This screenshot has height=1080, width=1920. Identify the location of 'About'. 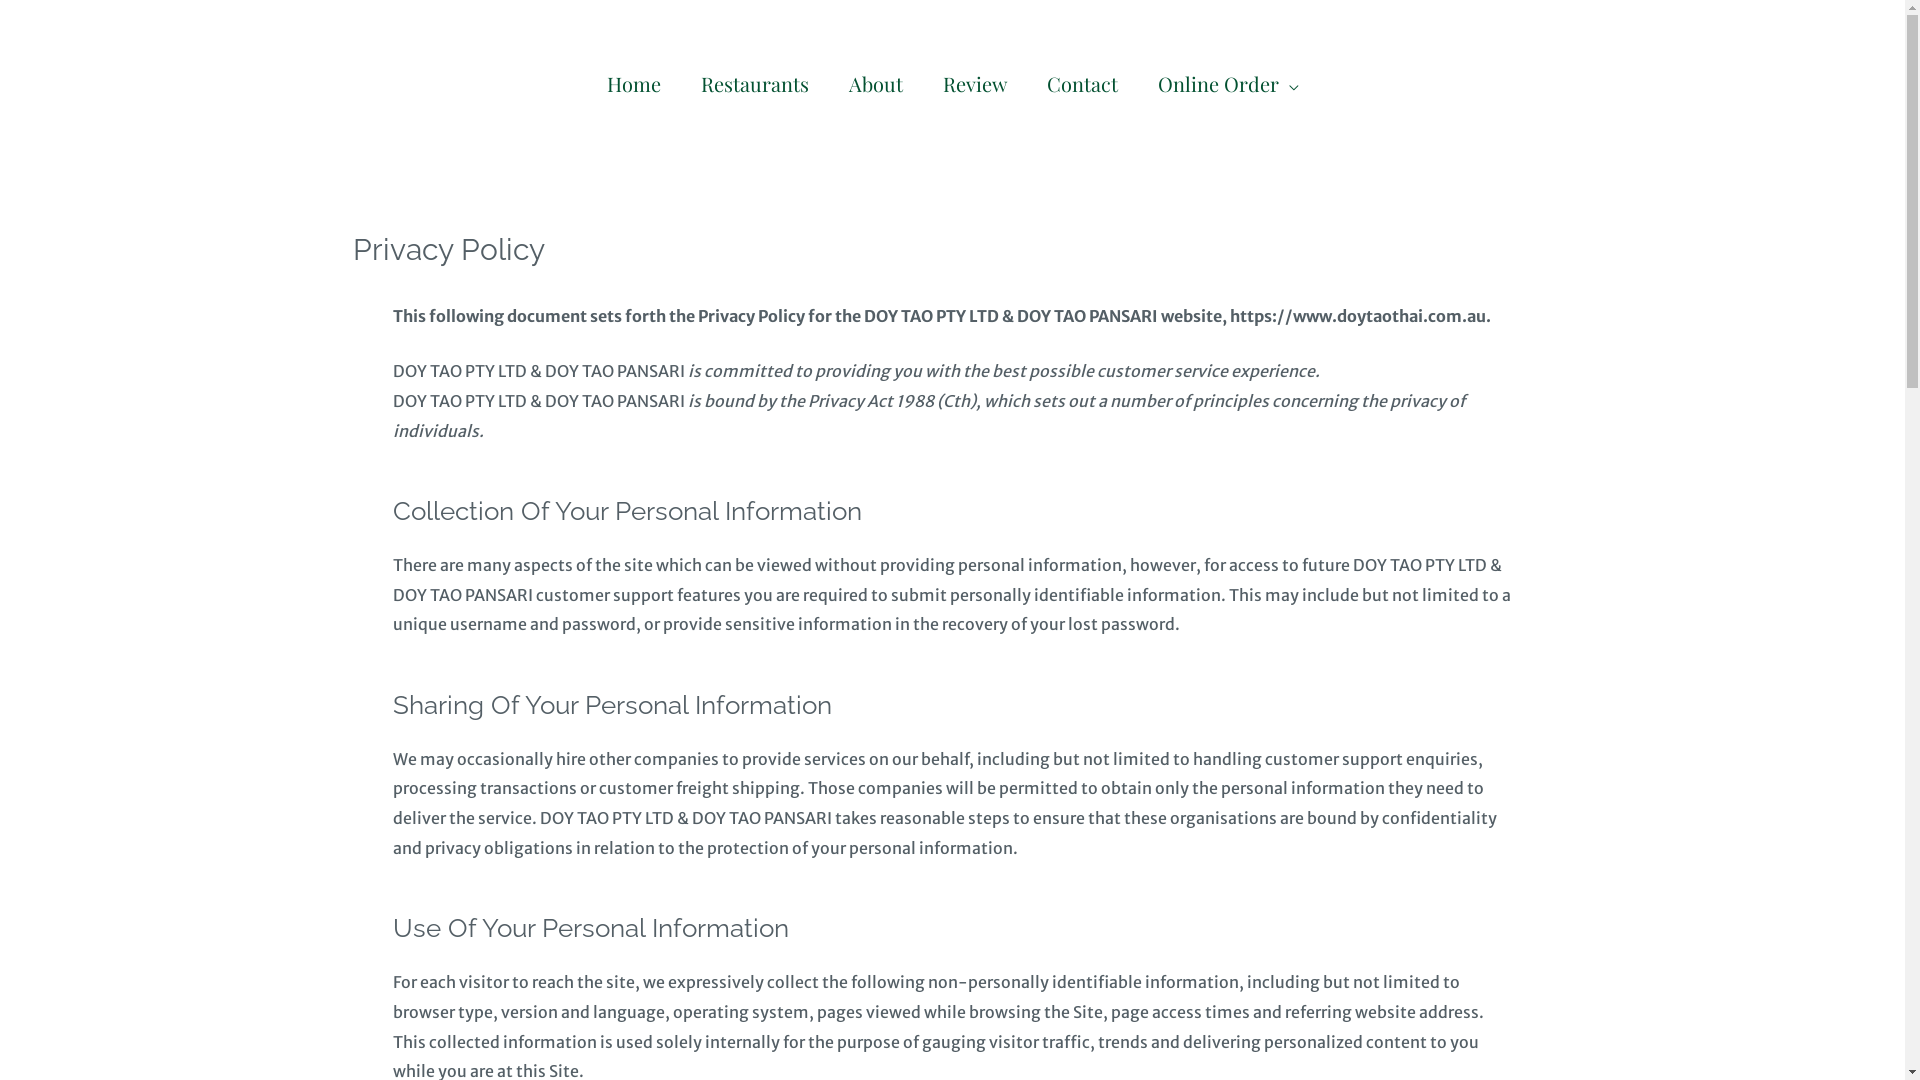
(874, 81).